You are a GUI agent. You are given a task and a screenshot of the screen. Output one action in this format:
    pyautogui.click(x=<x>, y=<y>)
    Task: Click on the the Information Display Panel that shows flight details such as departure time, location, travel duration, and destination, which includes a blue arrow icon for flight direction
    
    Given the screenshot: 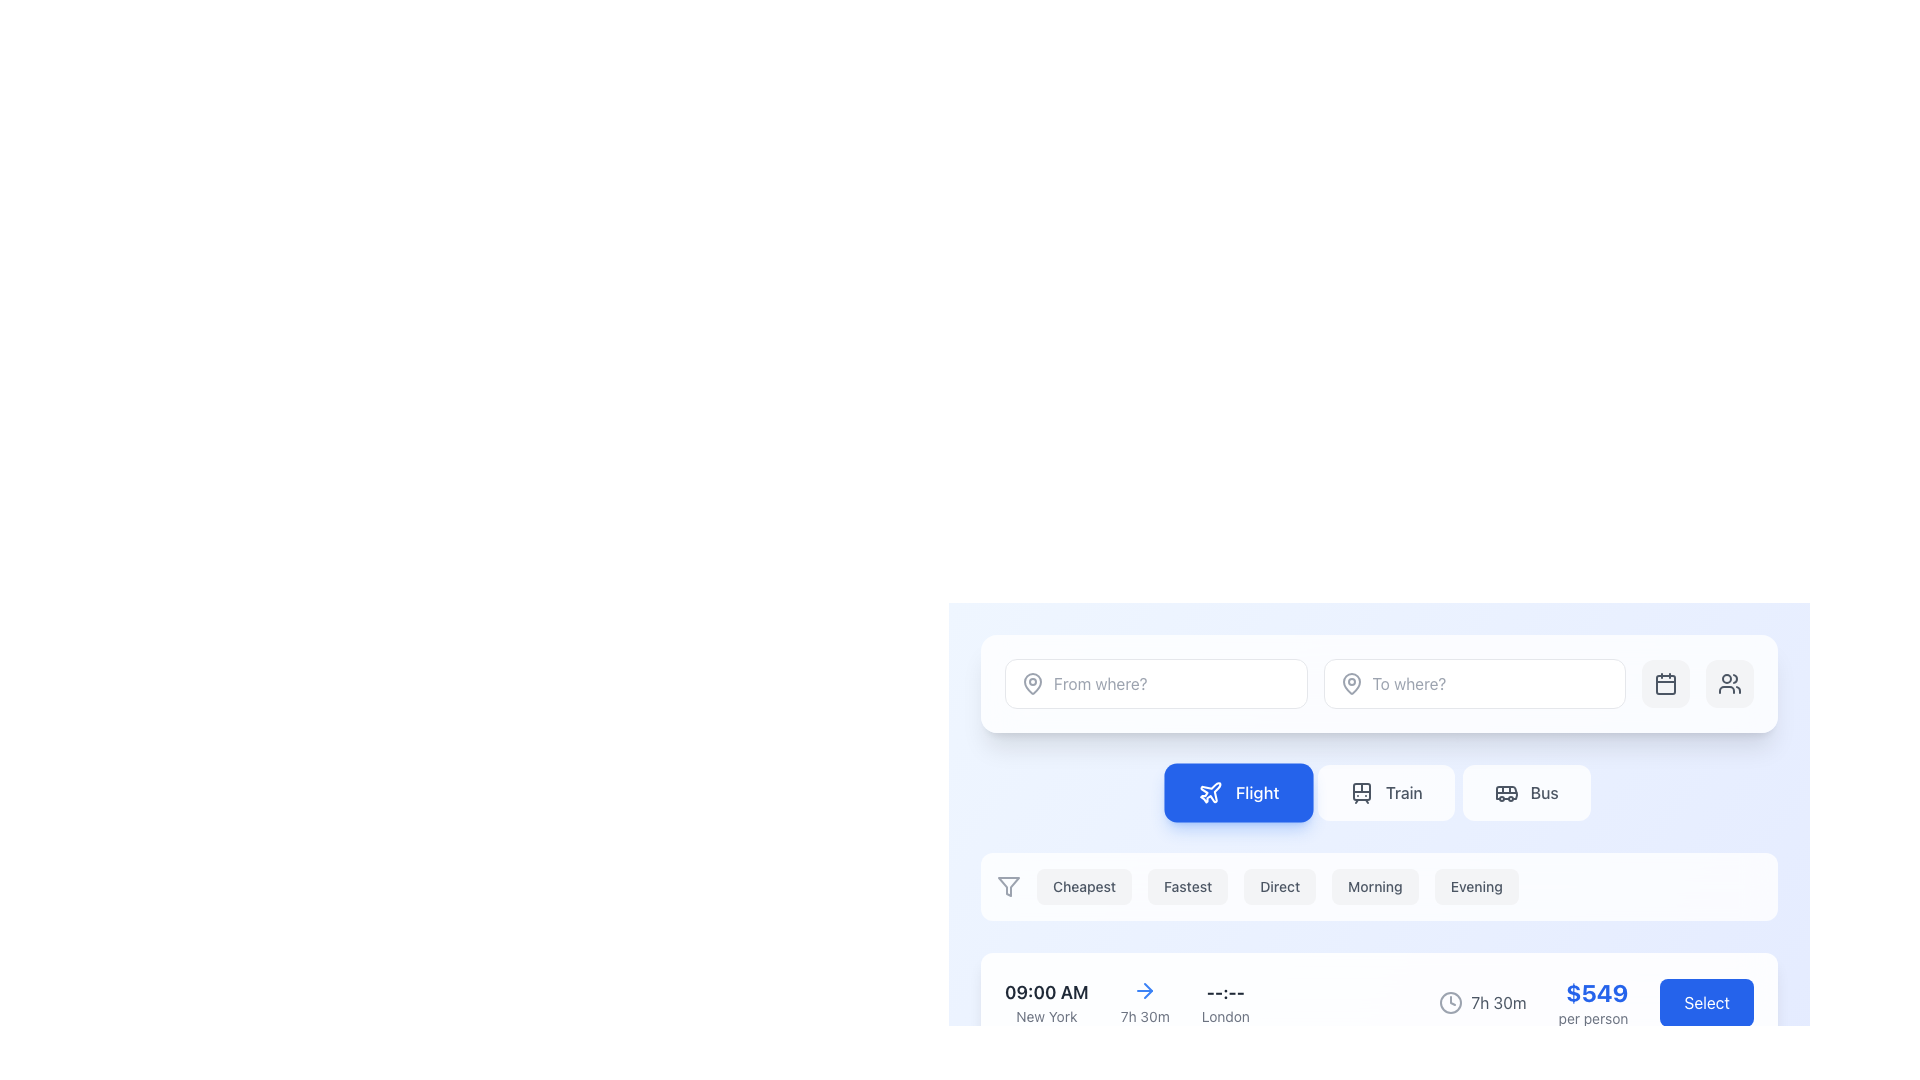 What is the action you would take?
    pyautogui.click(x=1127, y=1002)
    